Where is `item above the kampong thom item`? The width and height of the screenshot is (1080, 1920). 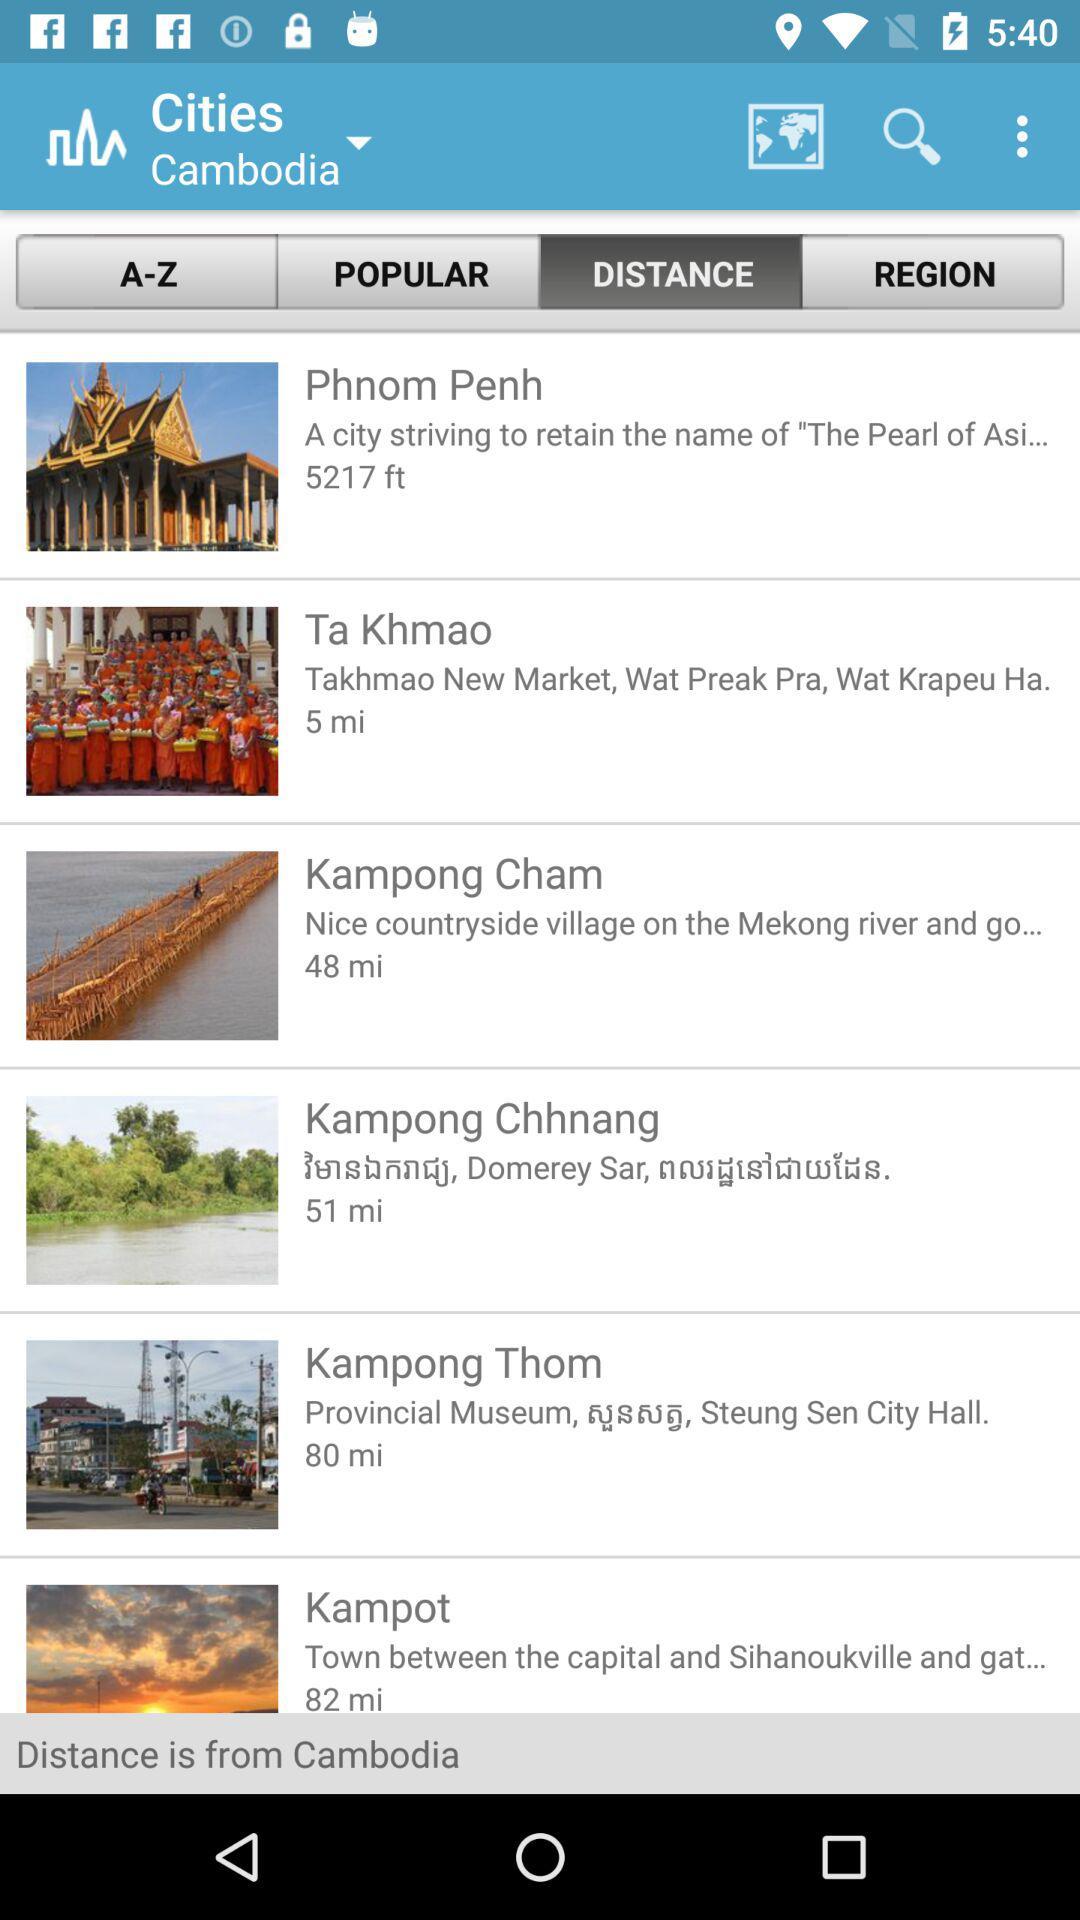
item above the kampong thom item is located at coordinates (678, 1208).